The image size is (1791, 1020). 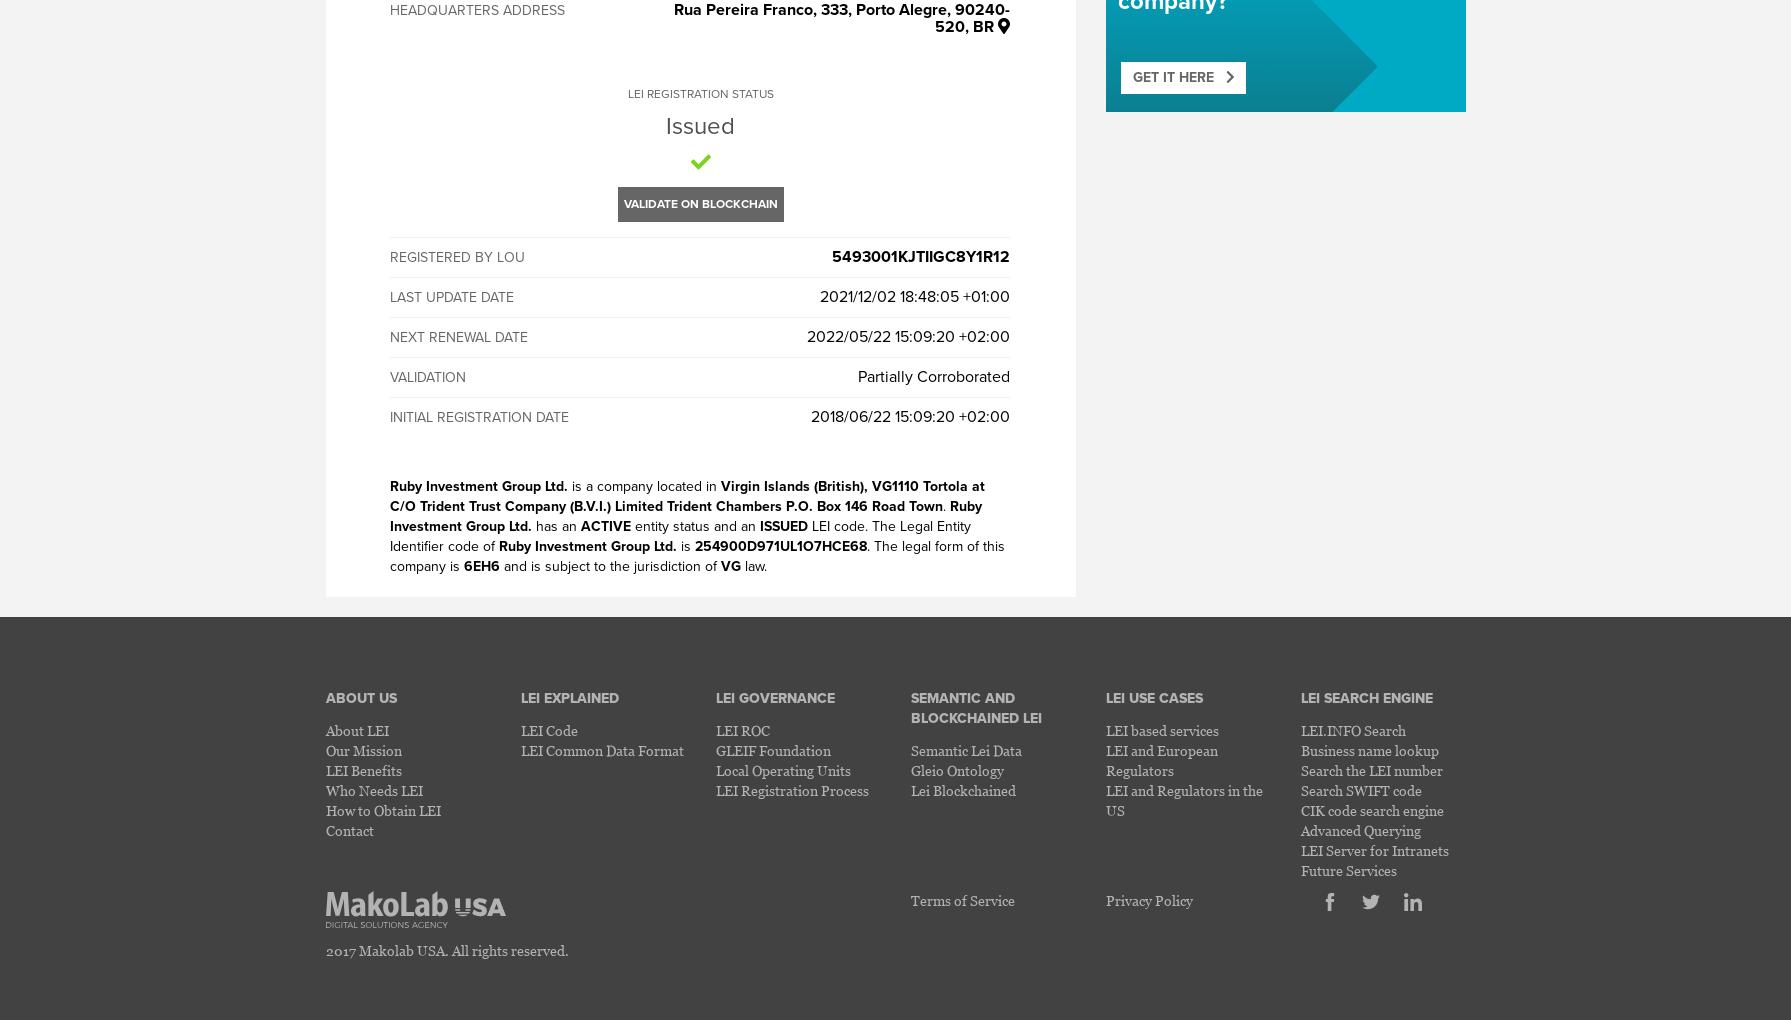 I want to click on 'has an', so click(x=556, y=525).